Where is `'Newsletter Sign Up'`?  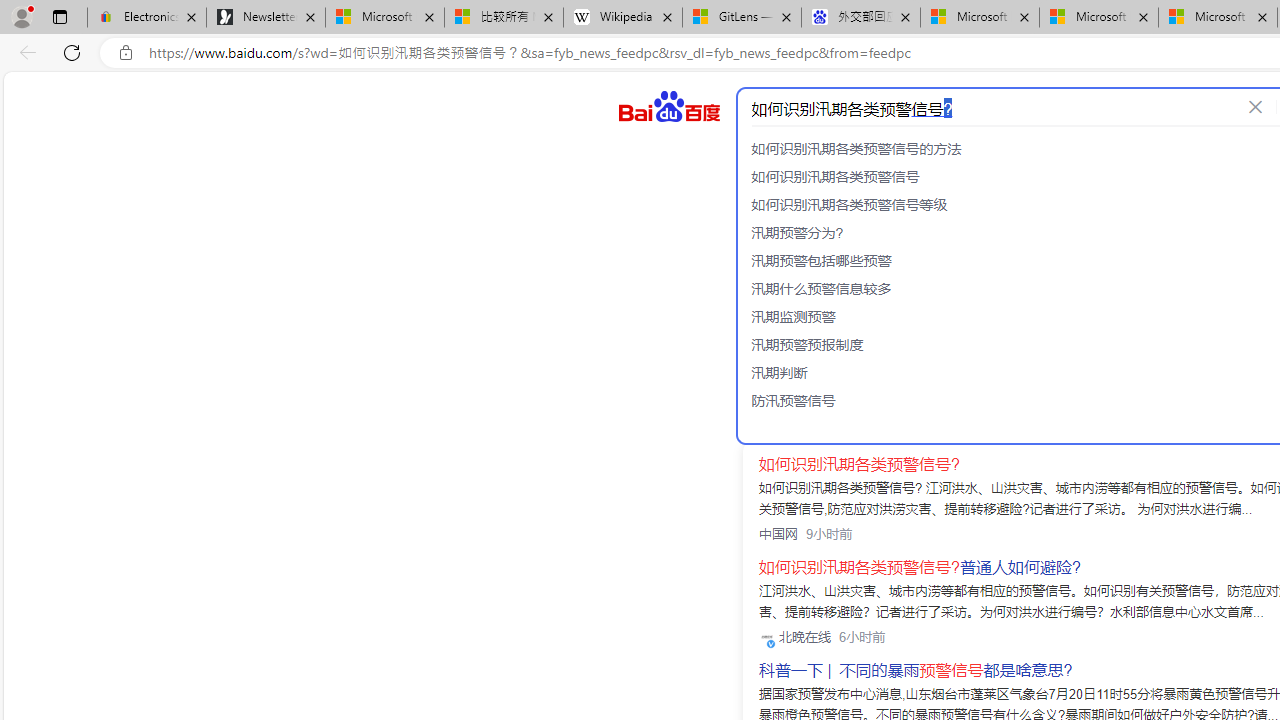
'Newsletter Sign Up' is located at coordinates (265, 17).